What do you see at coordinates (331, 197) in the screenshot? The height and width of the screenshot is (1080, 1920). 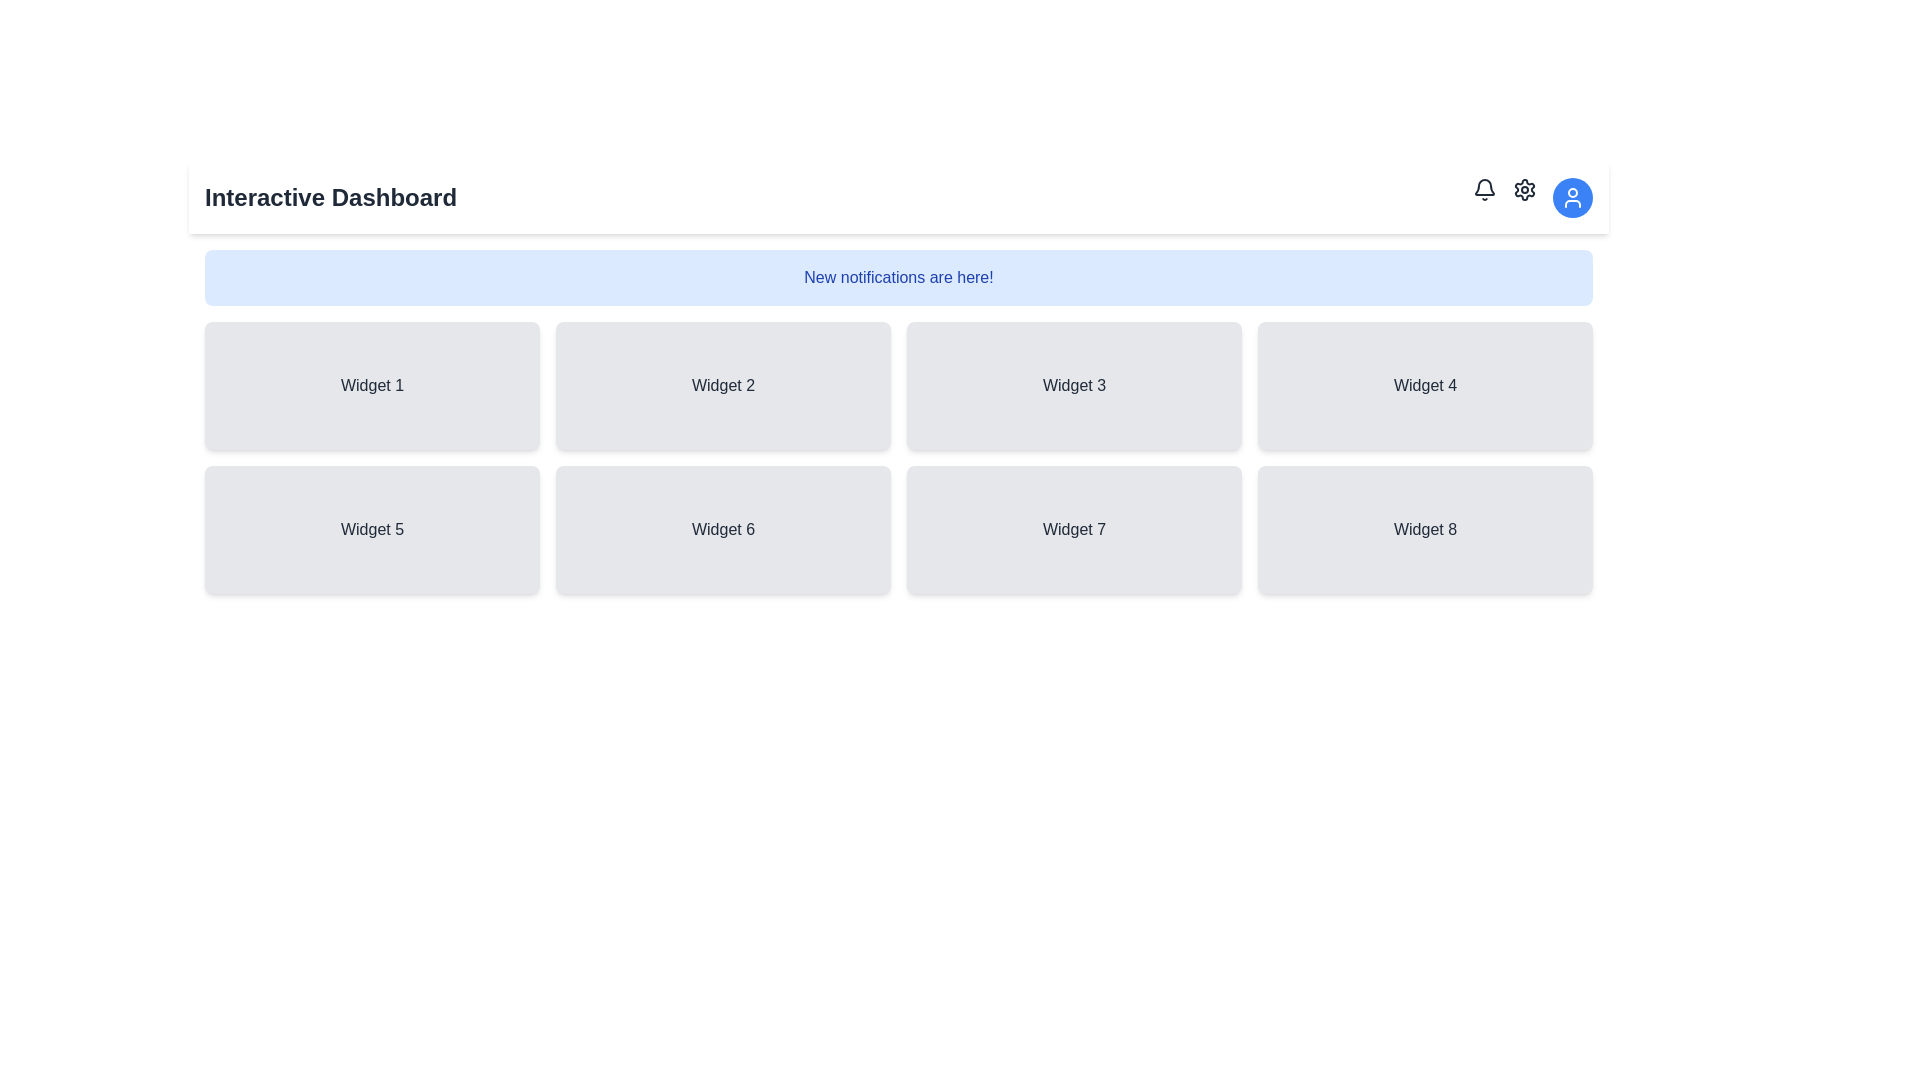 I see `text from the bold, large-font title labeled 'Interactive Dashboard' located at the top left of the page` at bounding box center [331, 197].